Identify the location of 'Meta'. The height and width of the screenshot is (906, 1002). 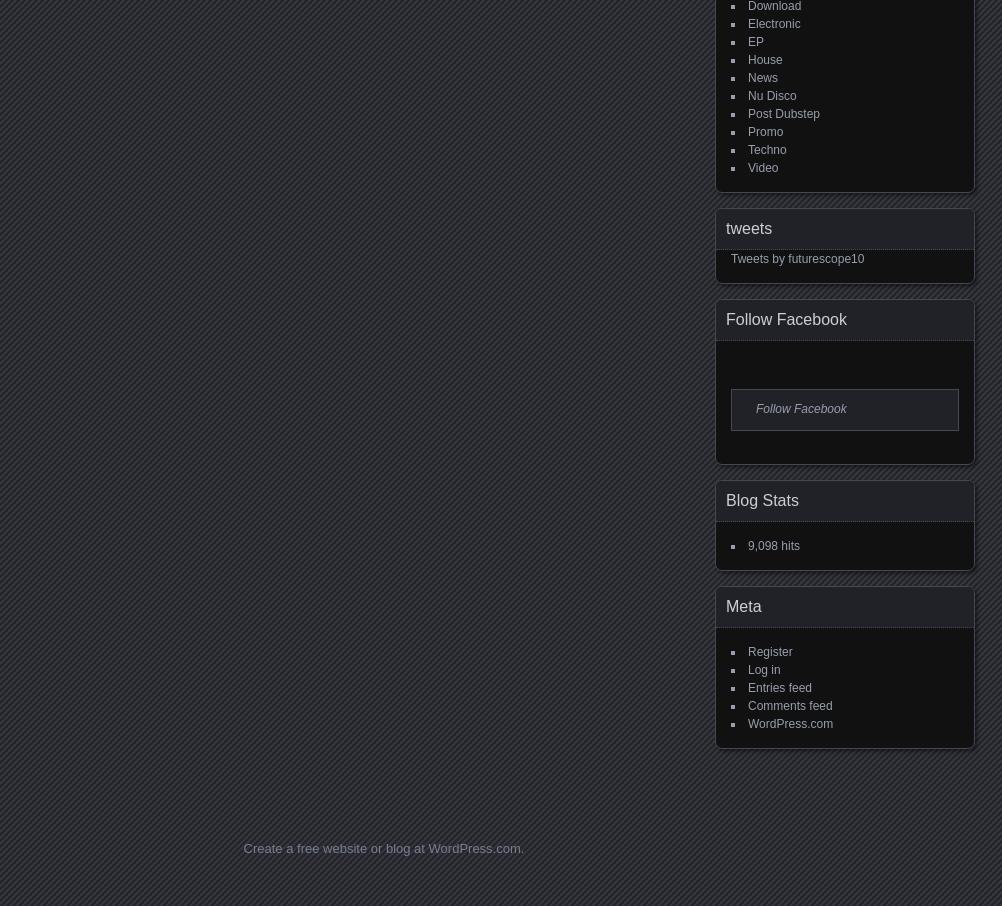
(743, 605).